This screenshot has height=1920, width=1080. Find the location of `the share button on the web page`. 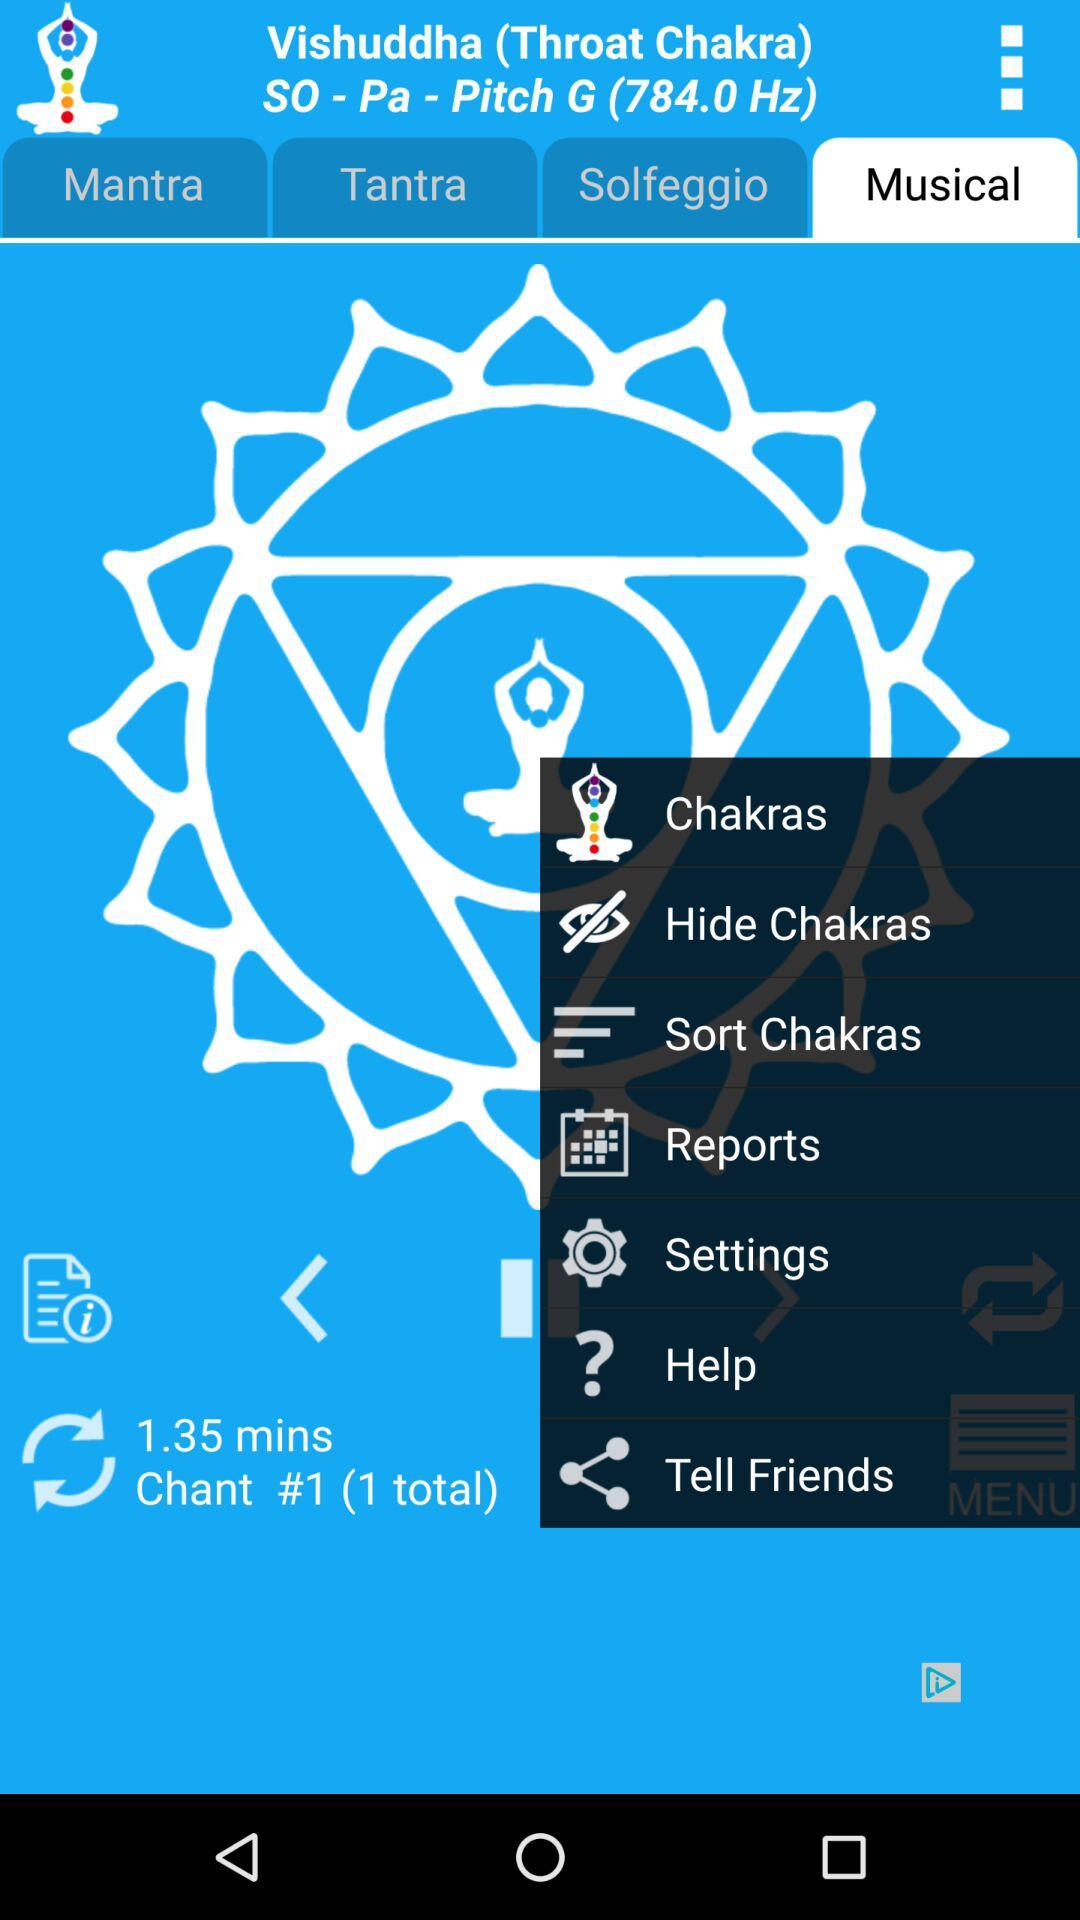

the share button on the web page is located at coordinates (593, 1473).